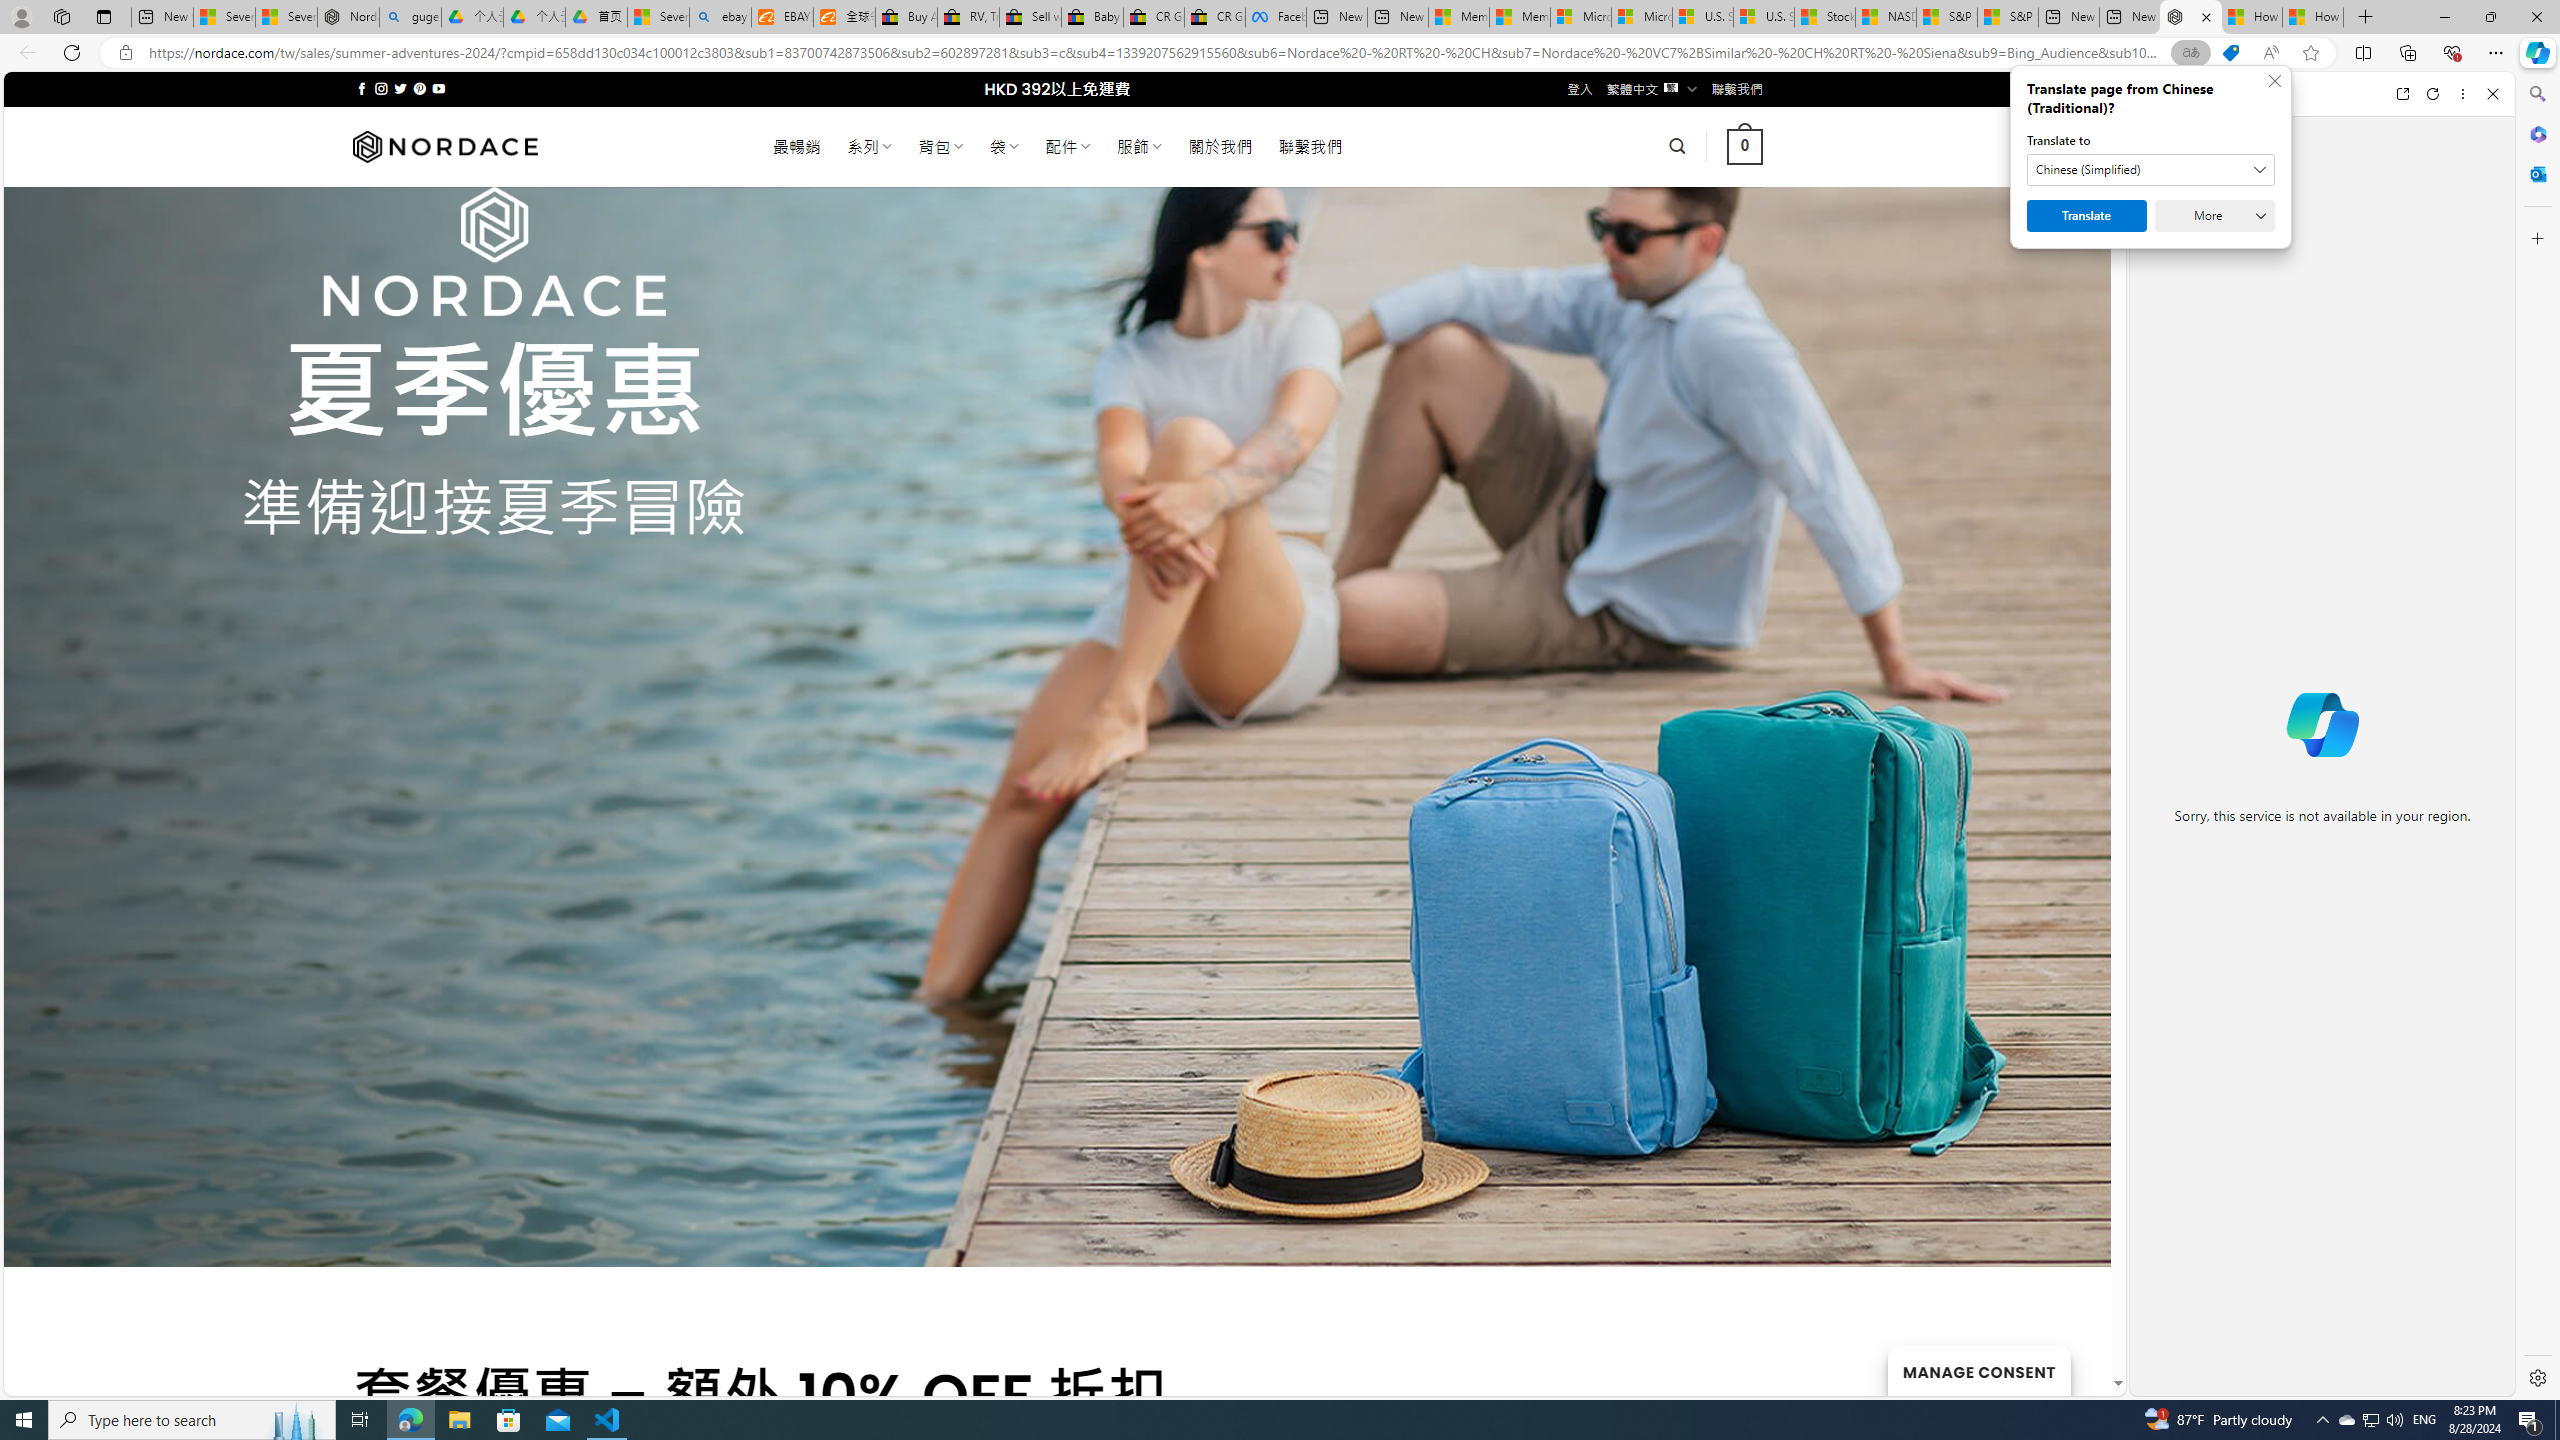  What do you see at coordinates (1744, 145) in the screenshot?
I see `' 0 '` at bounding box center [1744, 145].